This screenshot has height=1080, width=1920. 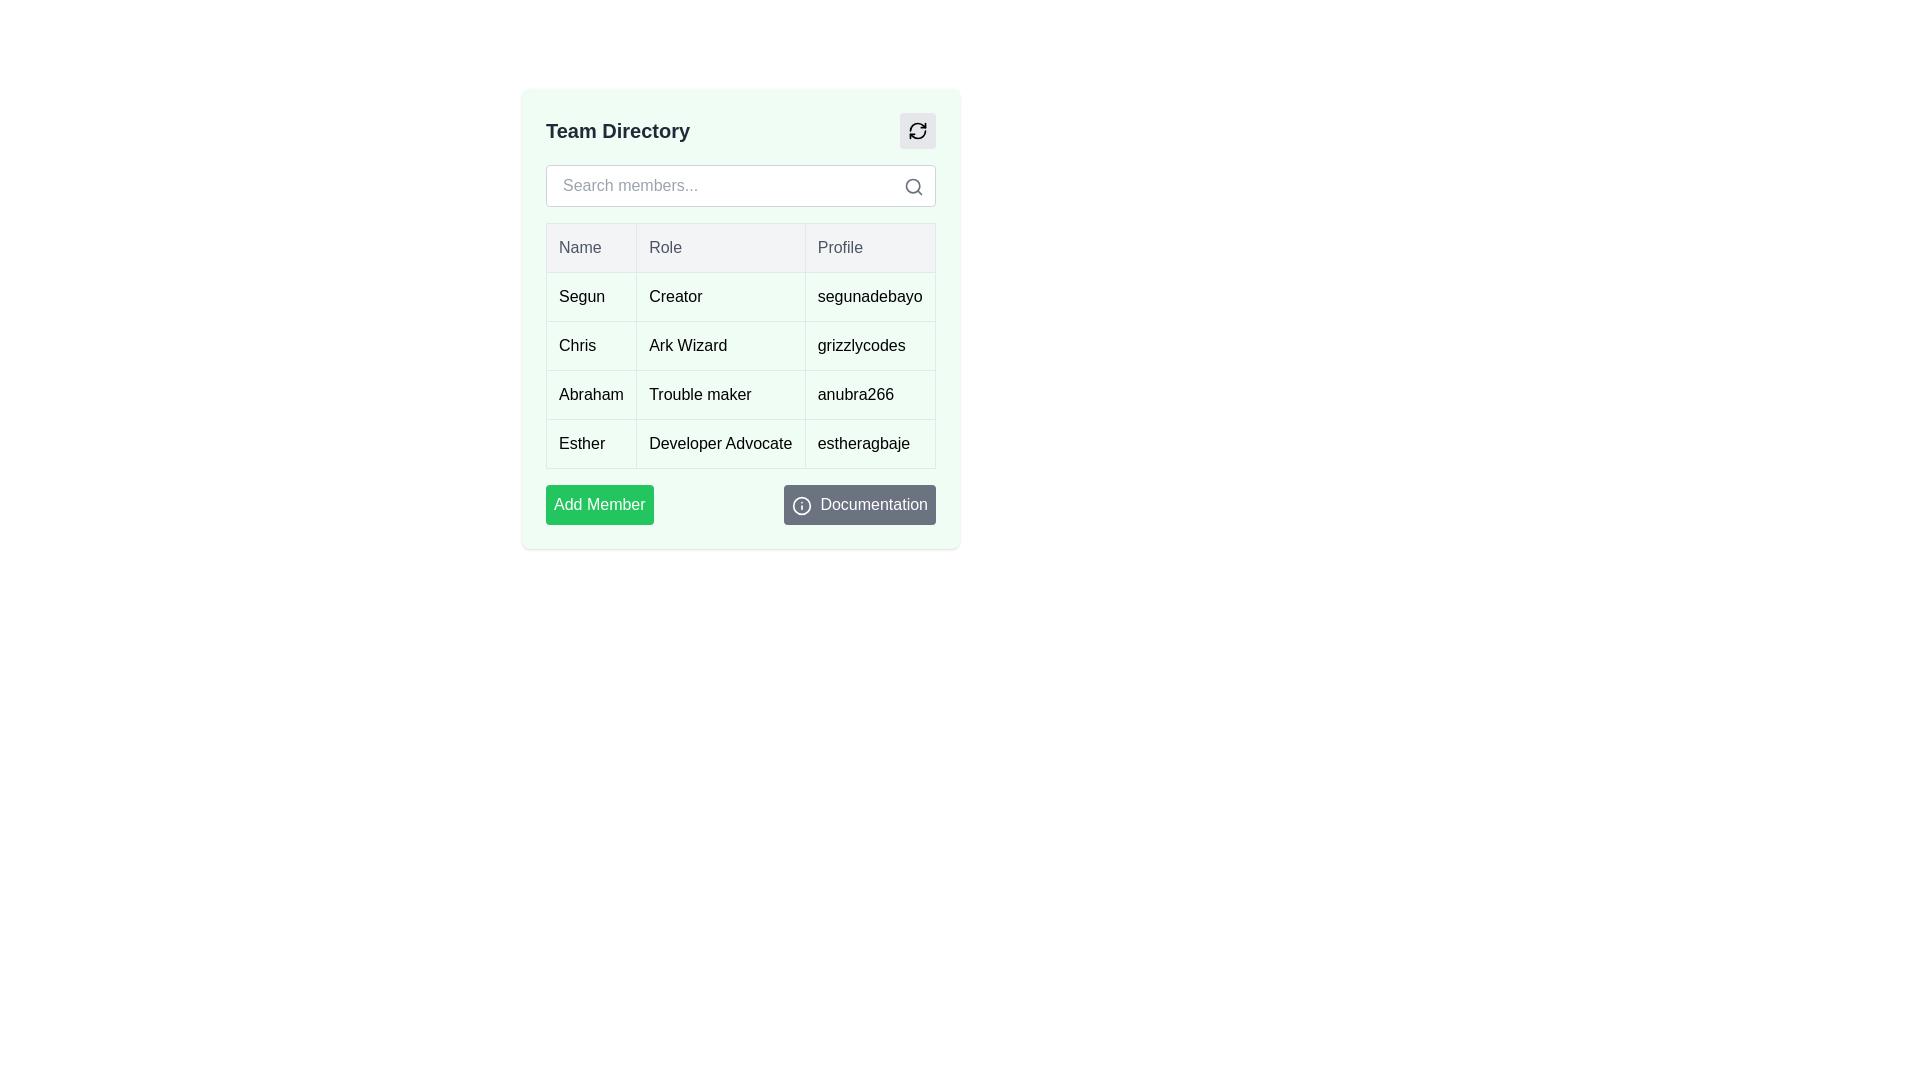 What do you see at coordinates (720, 442) in the screenshot?
I see `the static text element displaying 'Developer Advocate' under the 'Role' column for the row labeled 'Esther'` at bounding box center [720, 442].